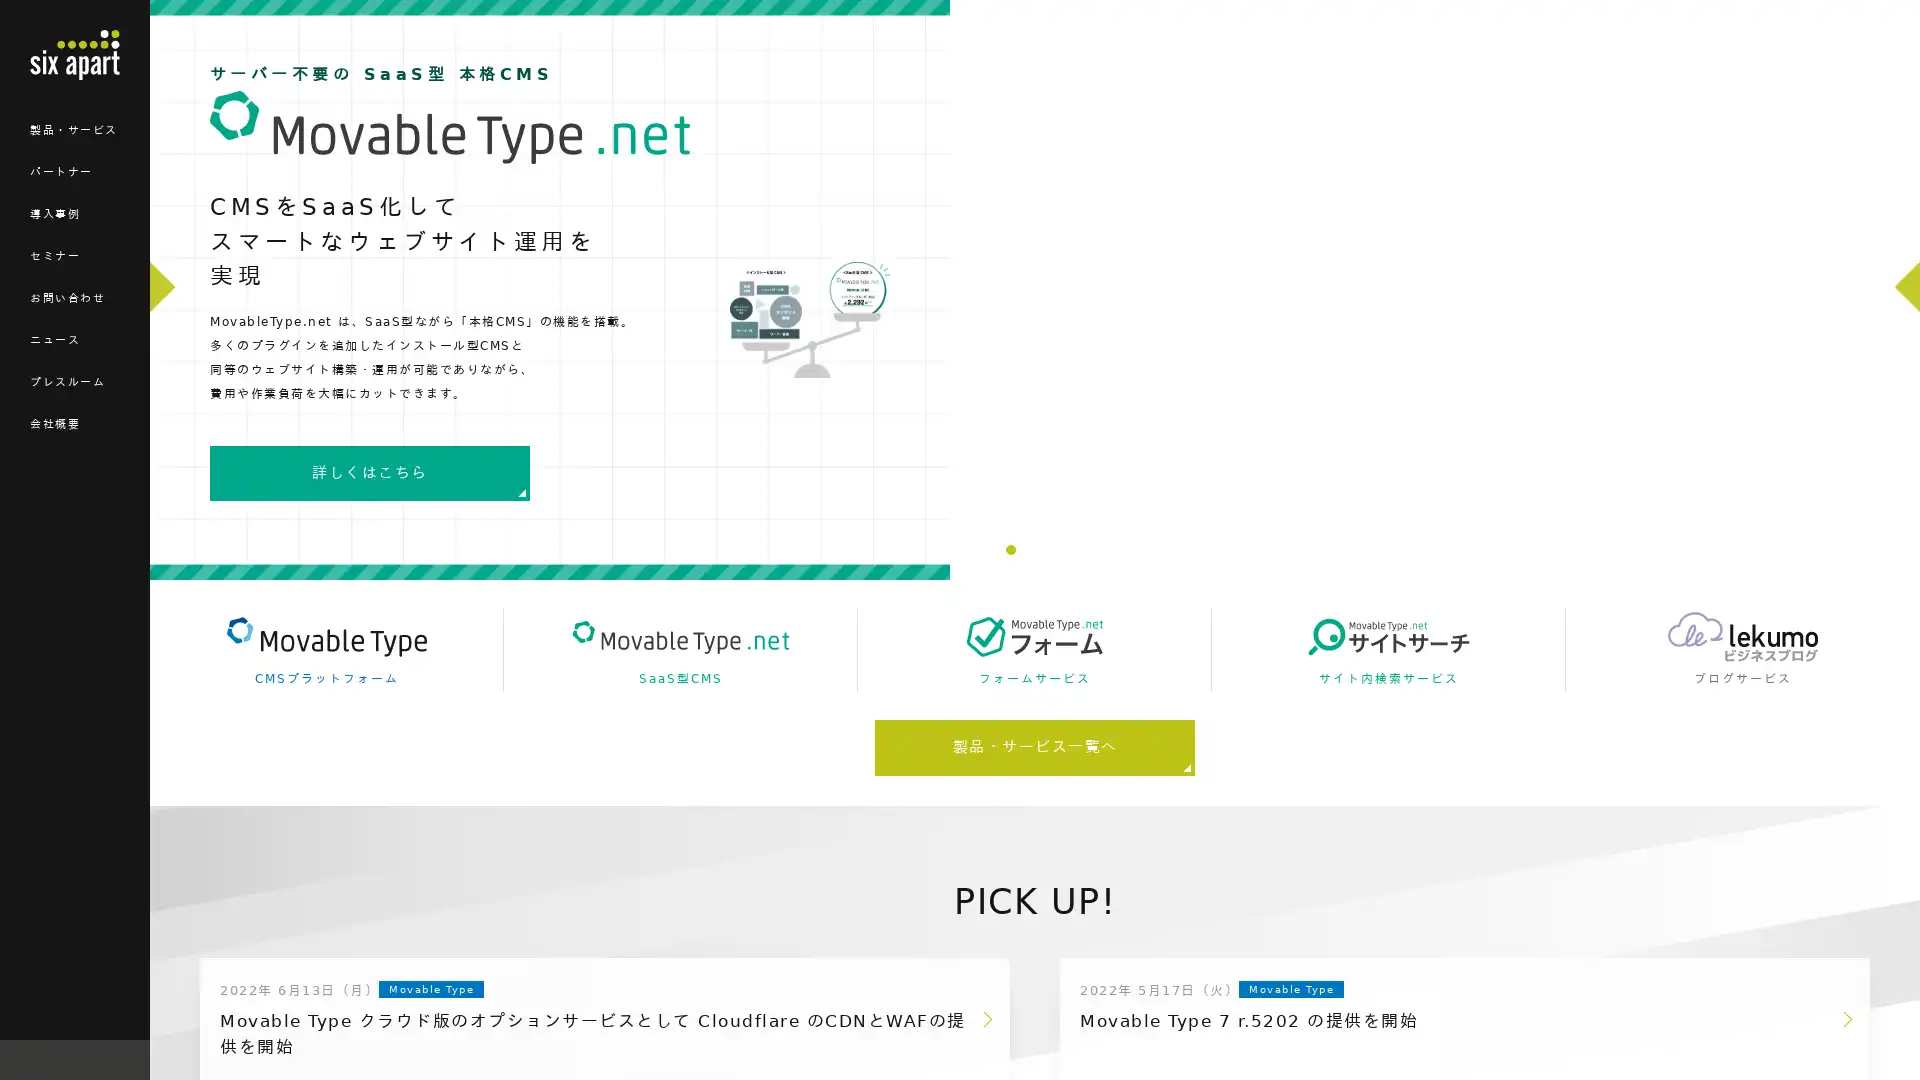  Describe the element at coordinates (1027, 550) in the screenshot. I see `2` at that location.